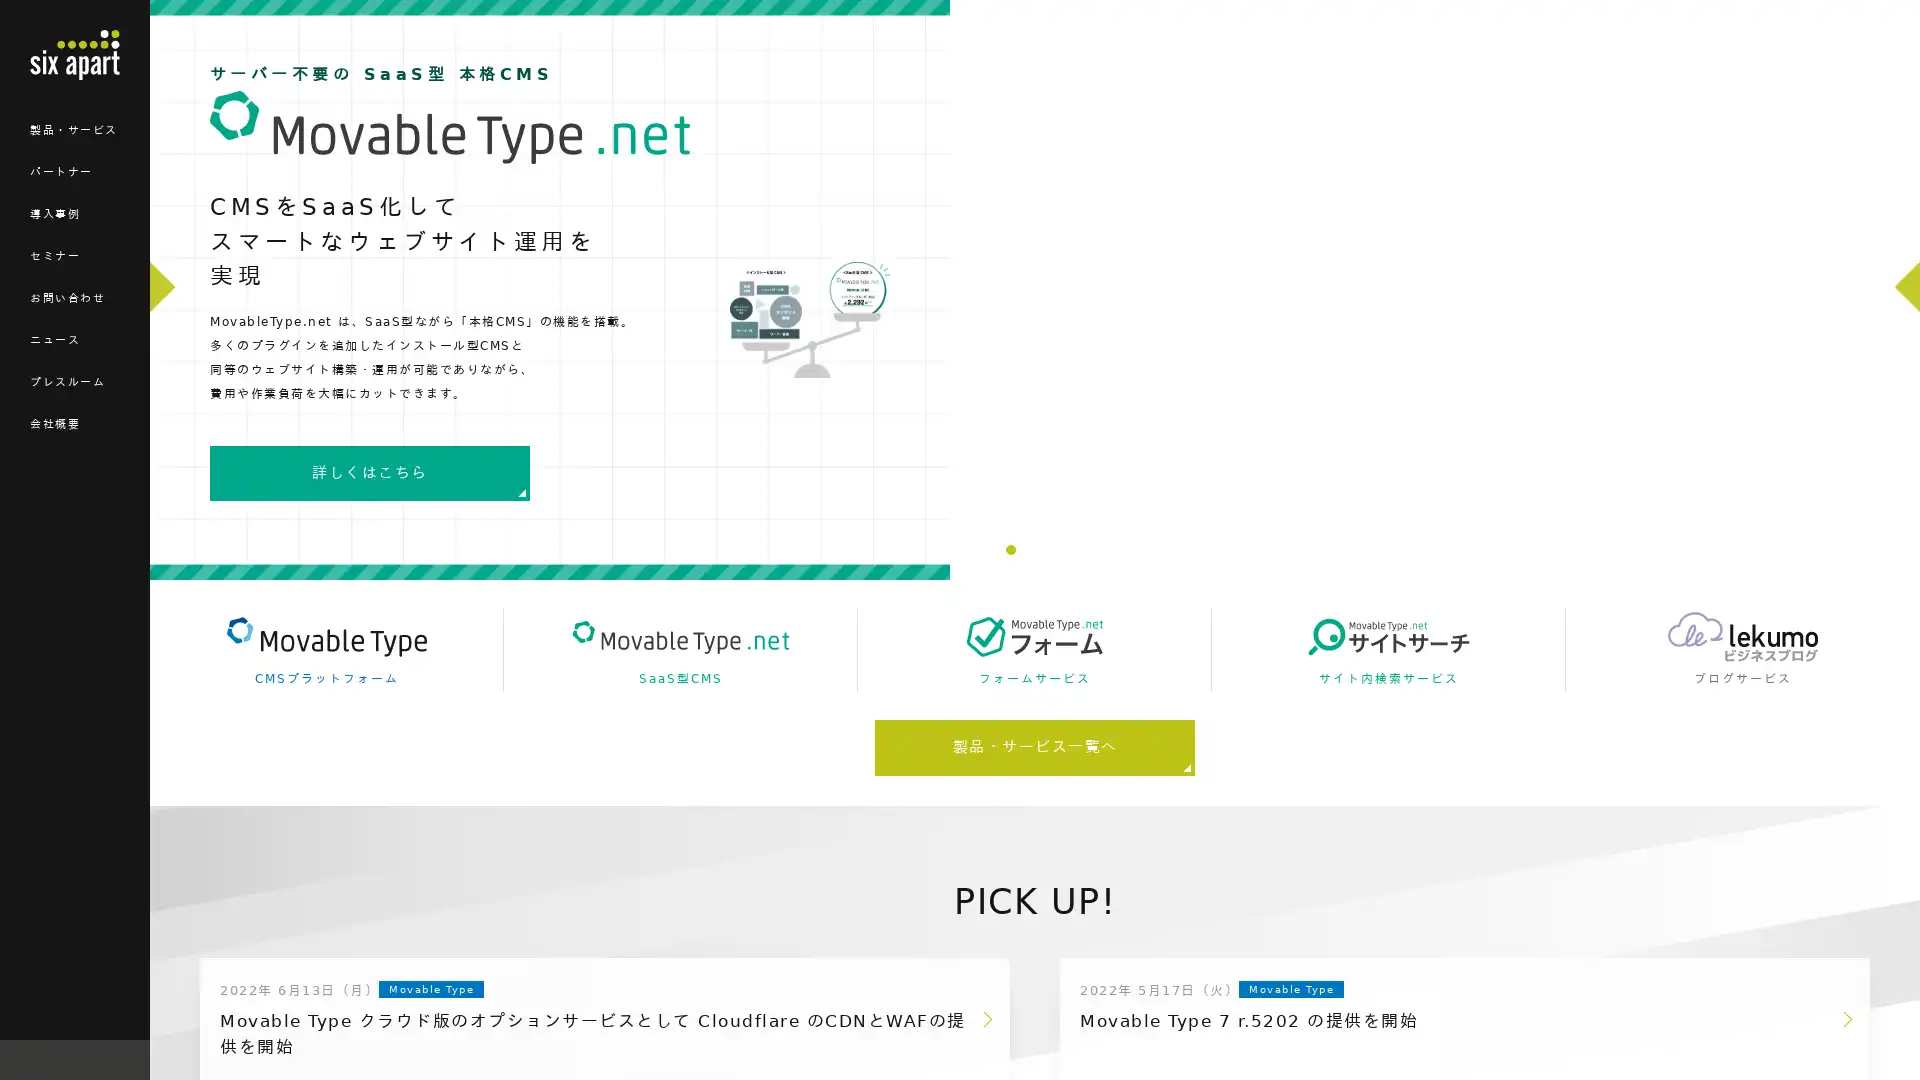  Describe the element at coordinates (1027, 550) in the screenshot. I see `2` at that location.